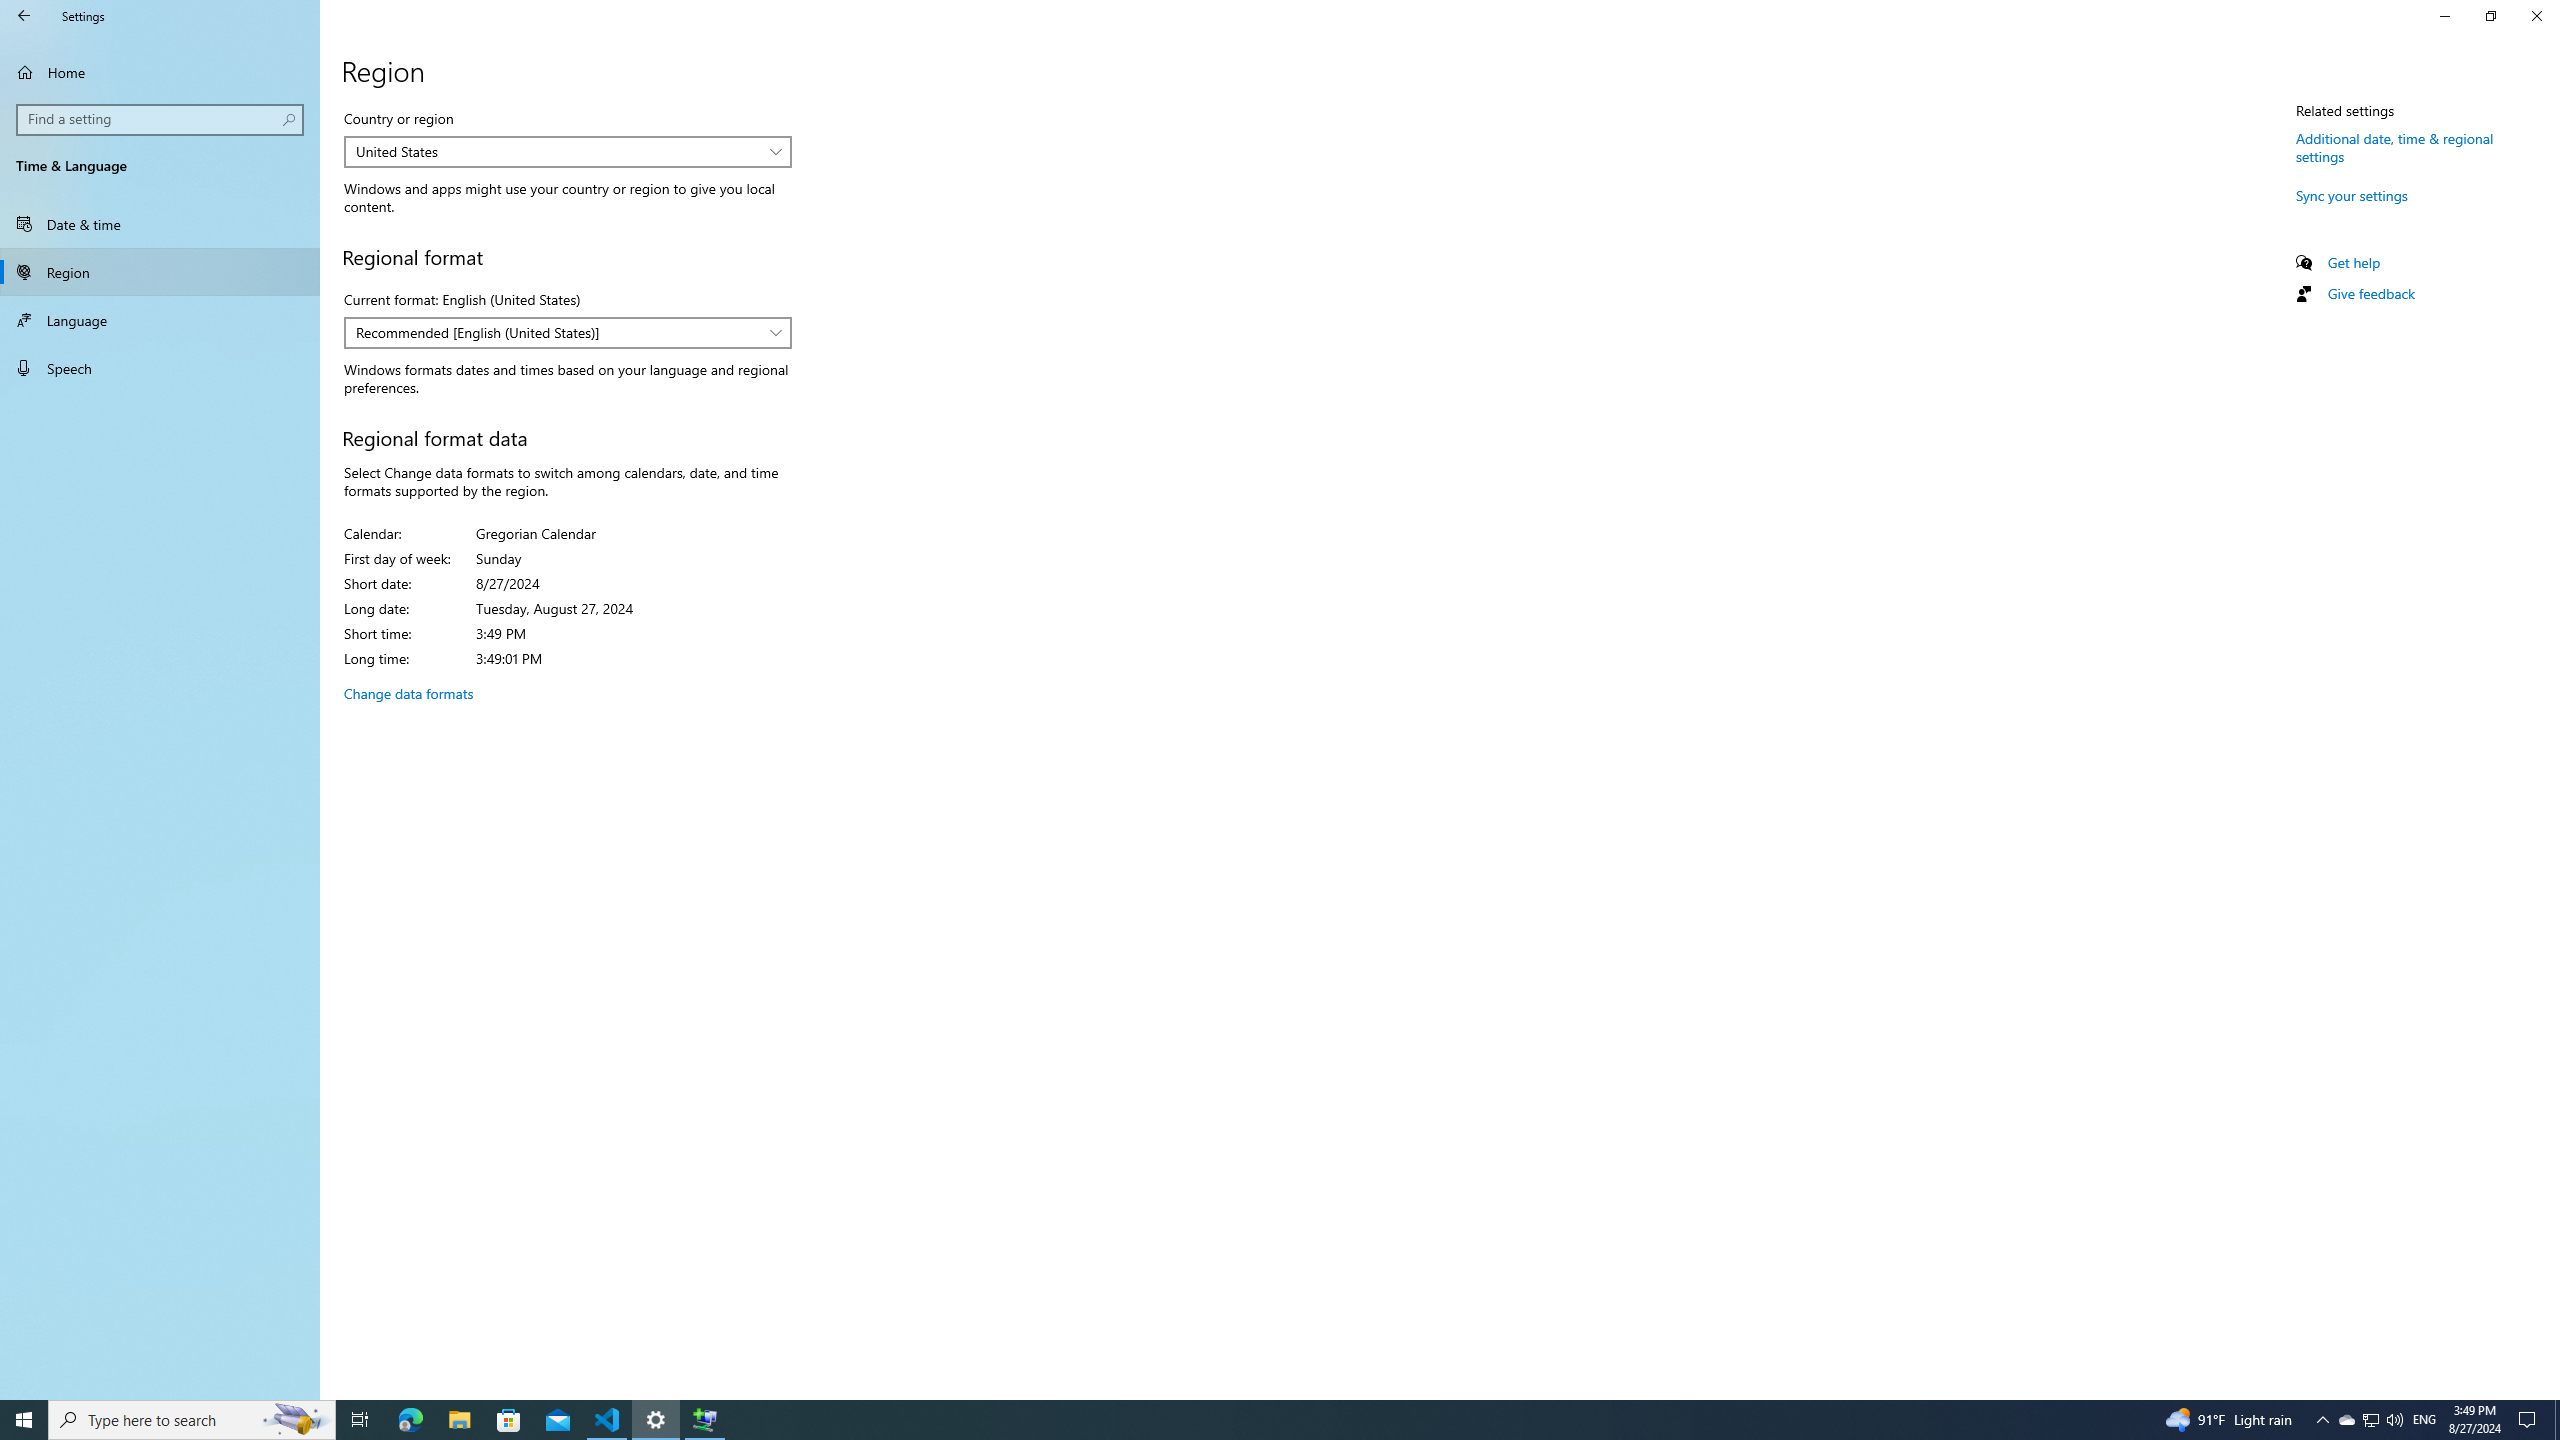 This screenshot has height=1440, width=2560. Describe the element at coordinates (159, 222) in the screenshot. I see `'Date & time'` at that location.